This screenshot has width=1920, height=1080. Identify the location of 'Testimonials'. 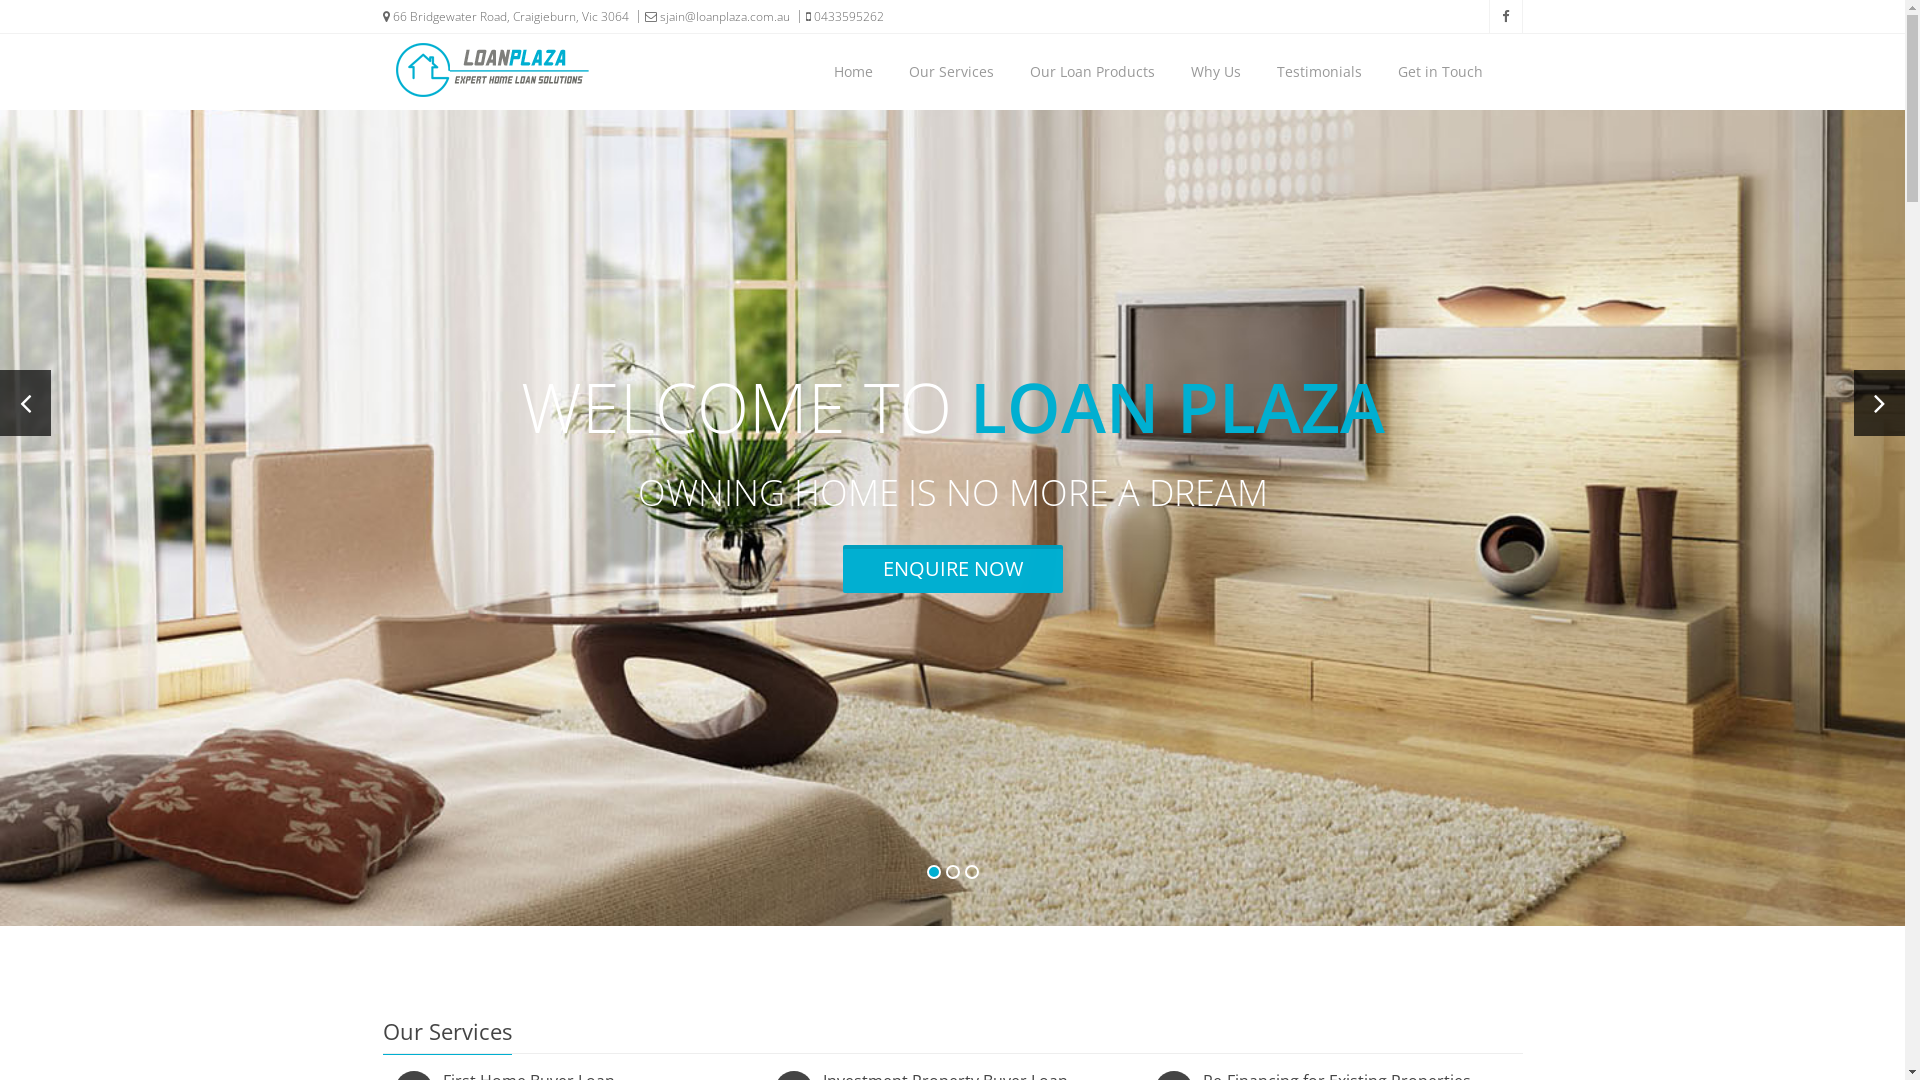
(1319, 71).